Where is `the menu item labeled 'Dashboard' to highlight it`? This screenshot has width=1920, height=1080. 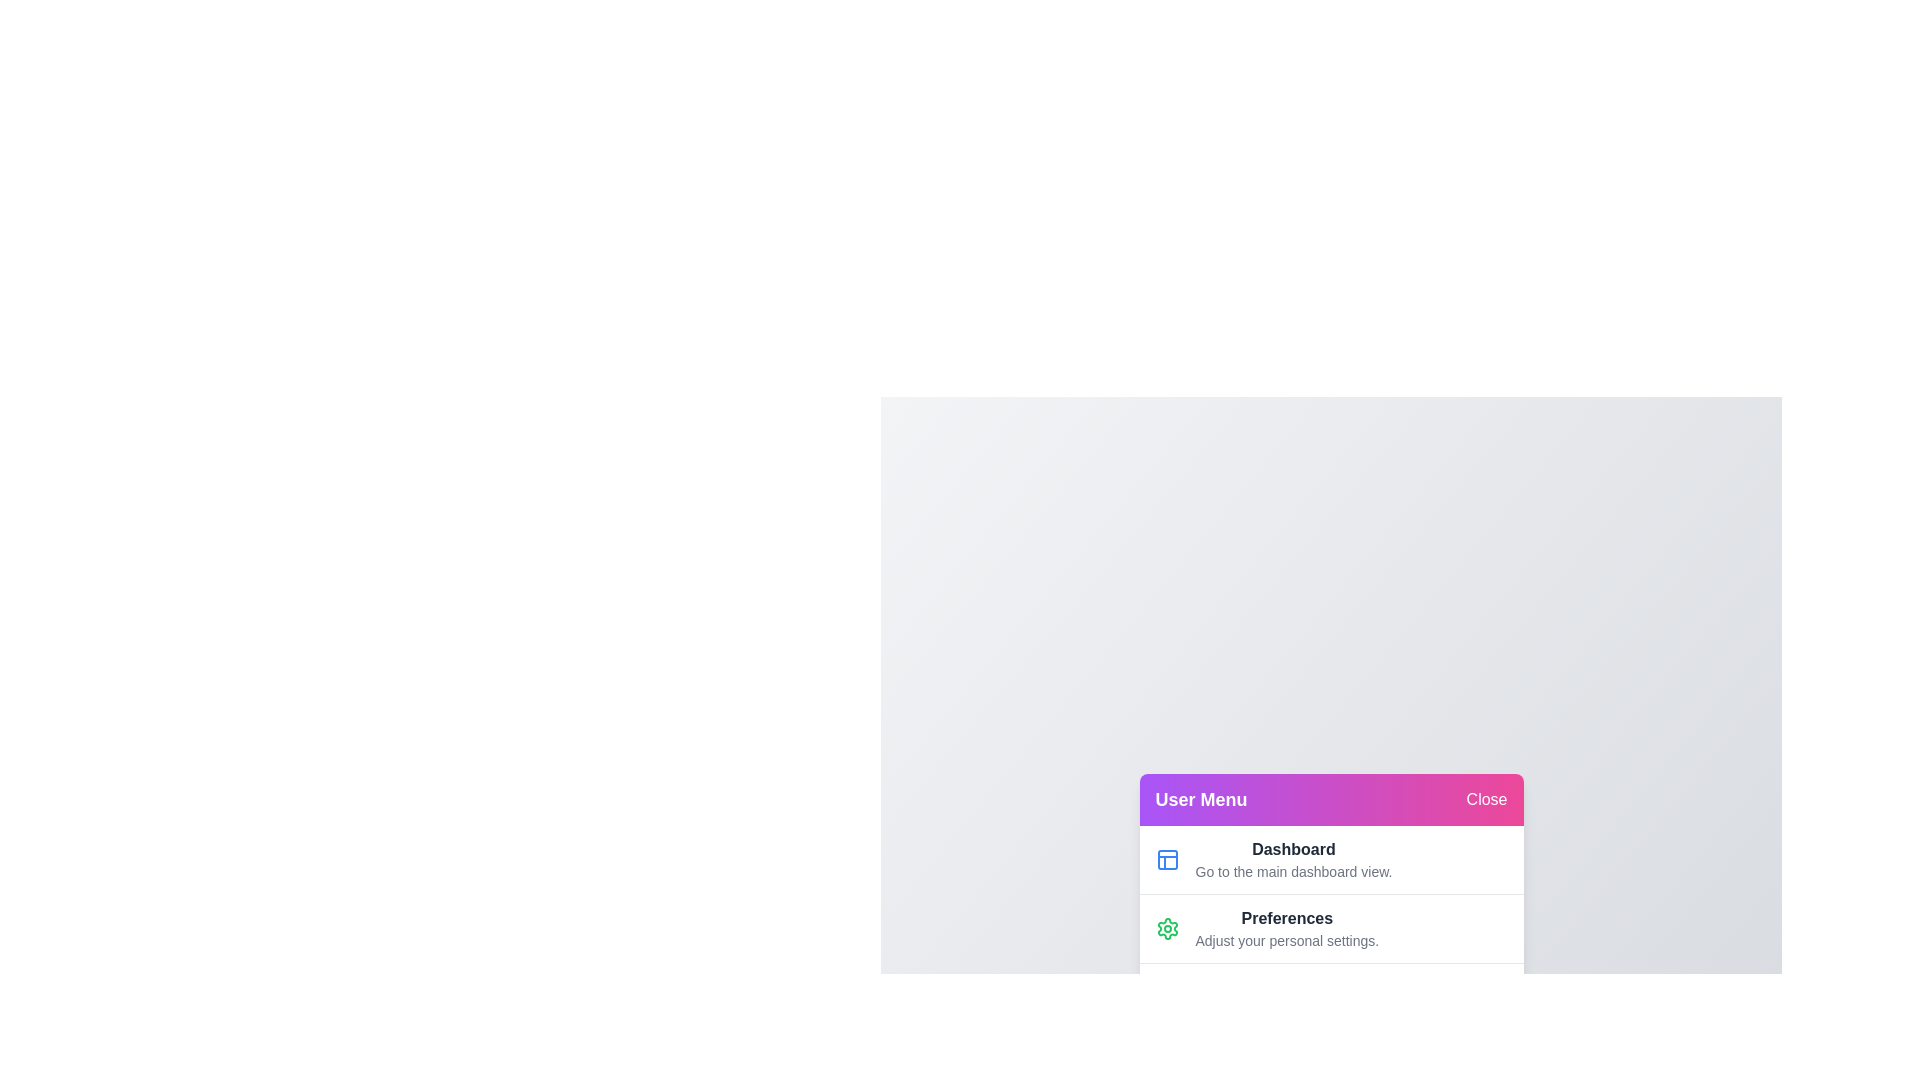 the menu item labeled 'Dashboard' to highlight it is located at coordinates (1331, 858).